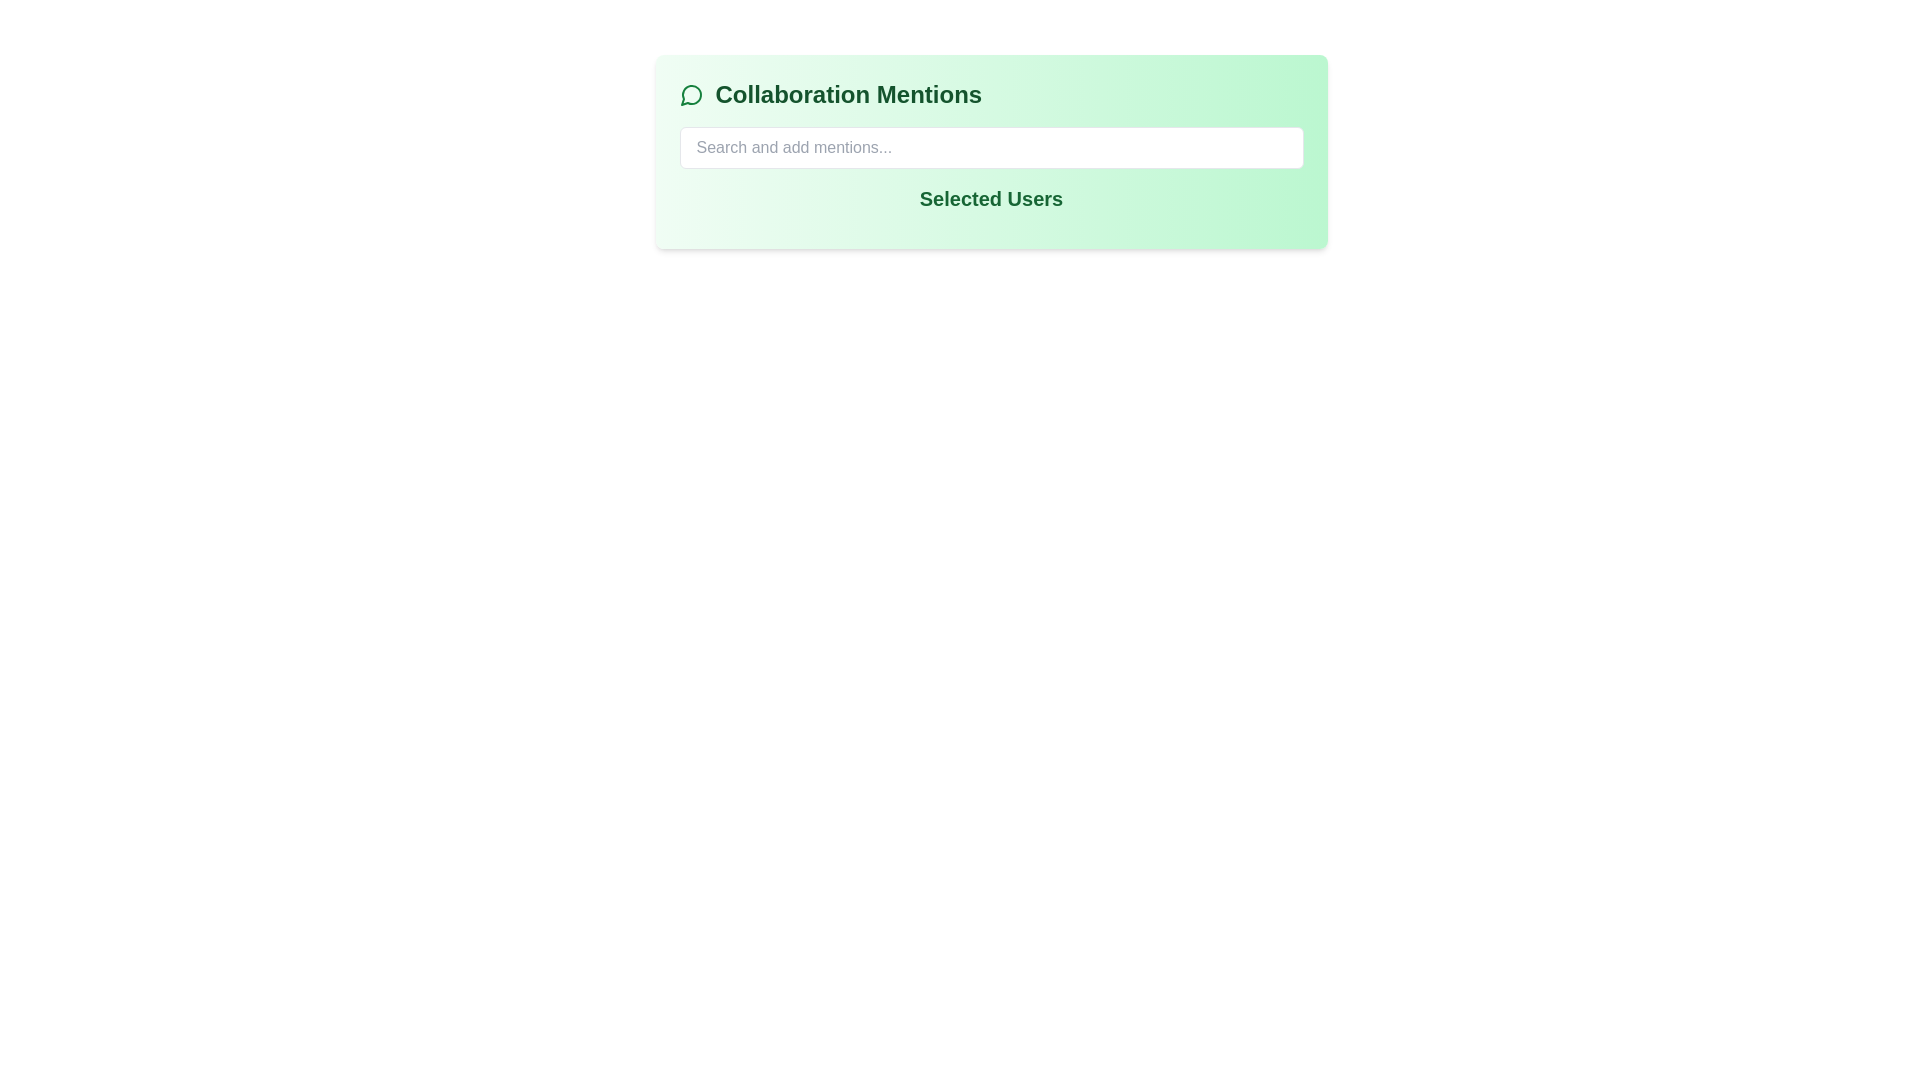 The image size is (1920, 1080). What do you see at coordinates (848, 95) in the screenshot?
I see `the bold green text element reading 'Collaboration Mentions', which is prominently positioned in the upper left section of the panel` at bounding box center [848, 95].